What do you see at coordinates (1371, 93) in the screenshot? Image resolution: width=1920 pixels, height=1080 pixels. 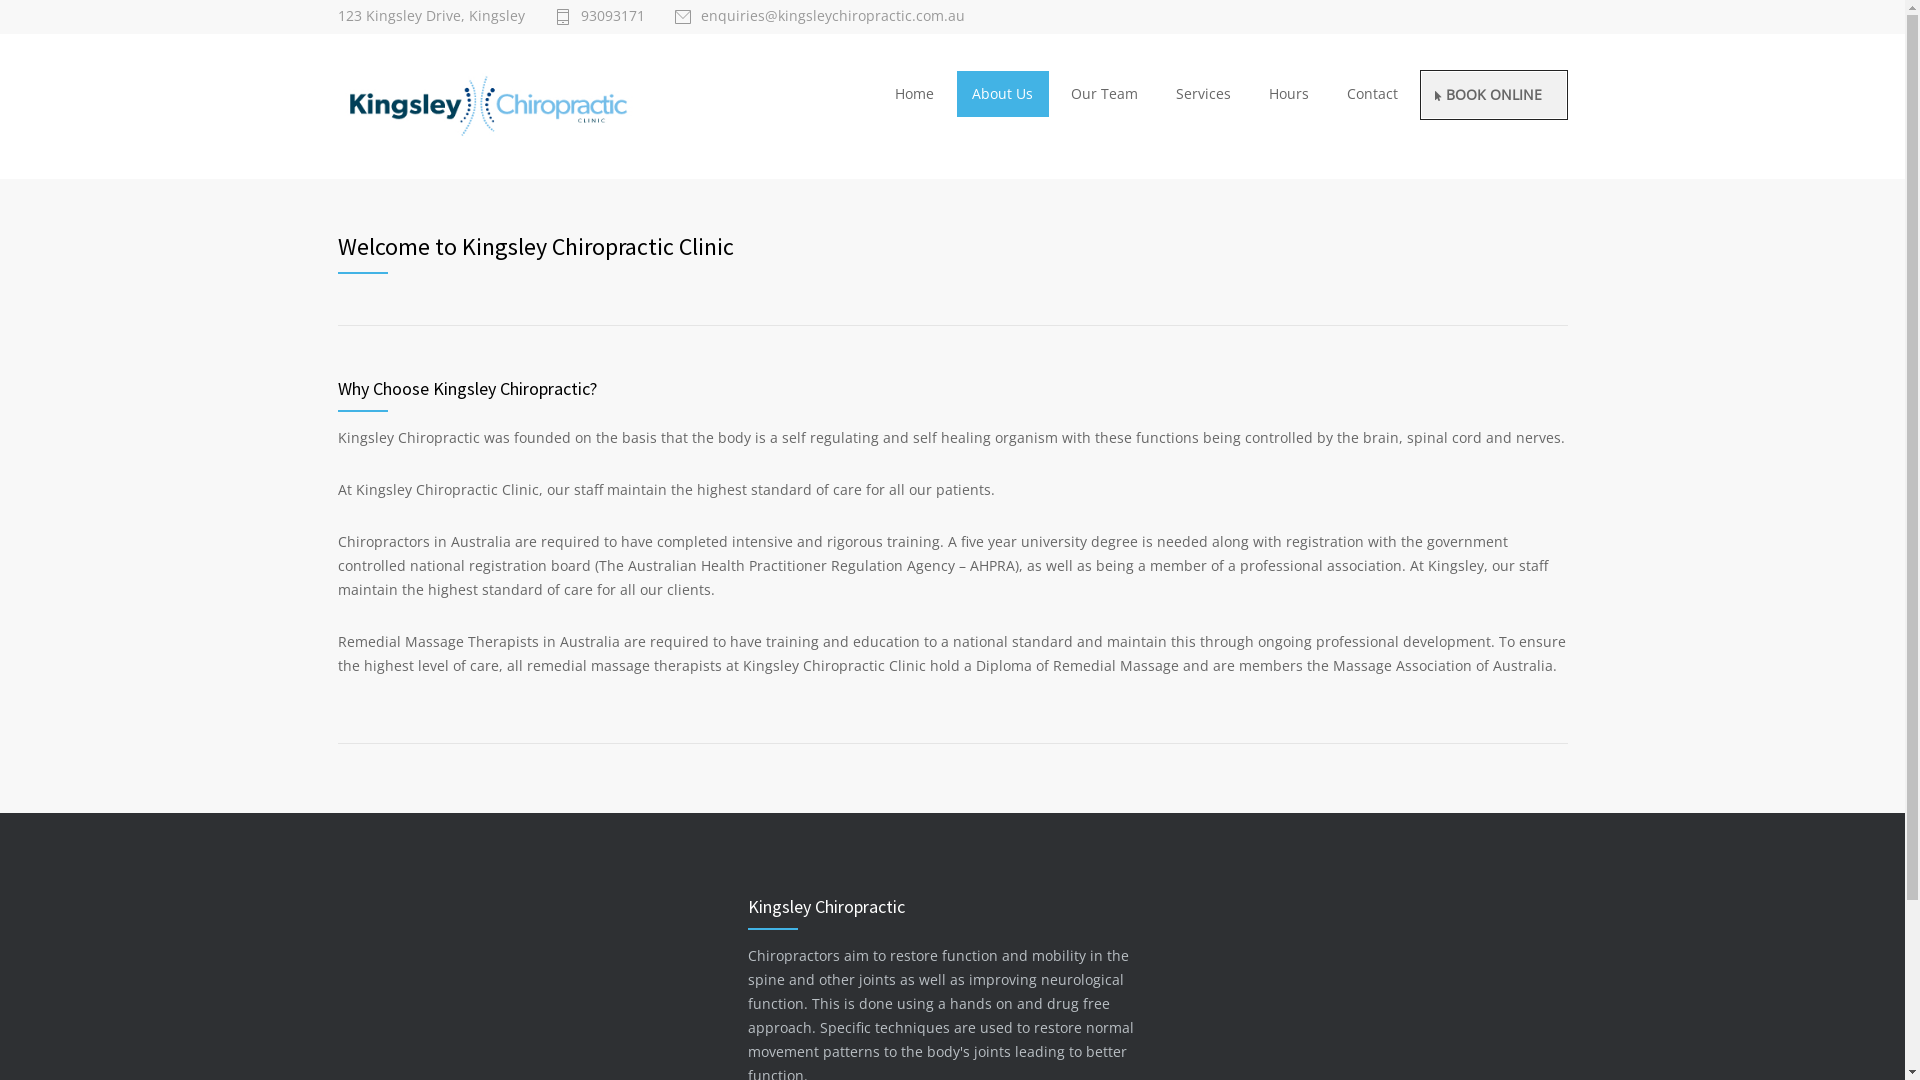 I see `'Contact'` at bounding box center [1371, 93].